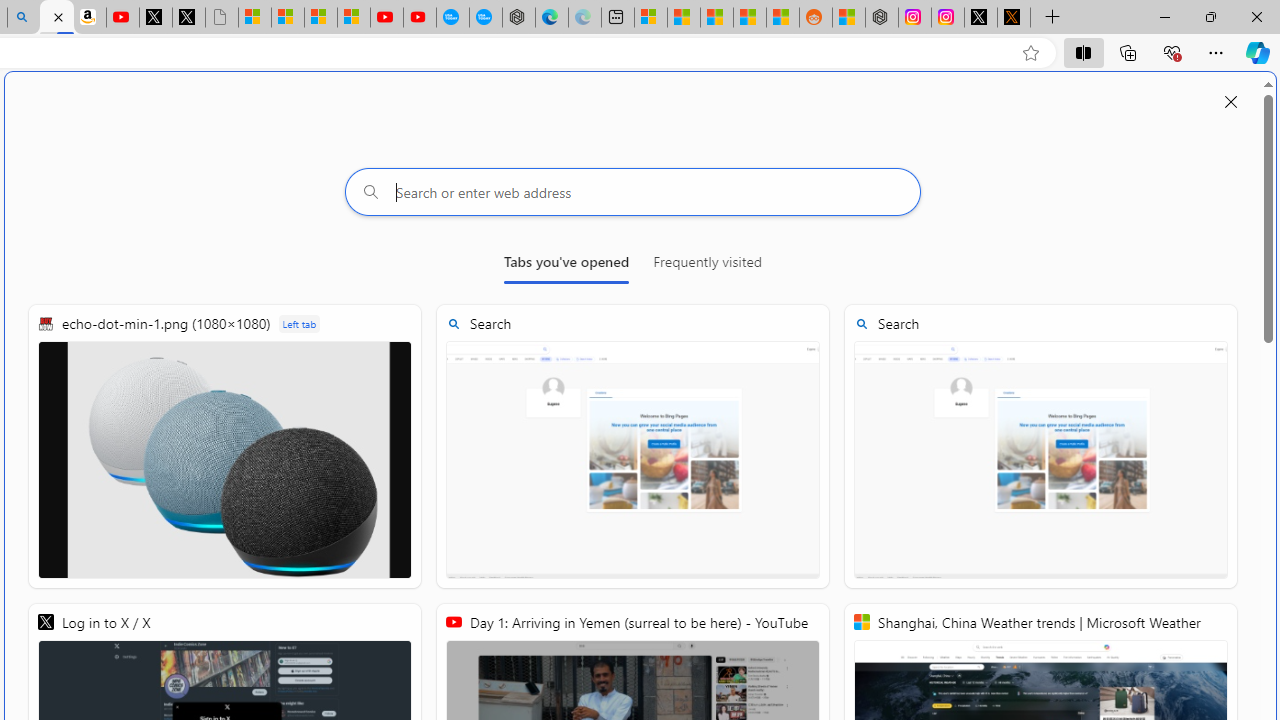 The height and width of the screenshot is (720, 1280). Describe the element at coordinates (1014, 17) in the screenshot. I see `'help.x.com | 524: A timeout occurred'` at that location.